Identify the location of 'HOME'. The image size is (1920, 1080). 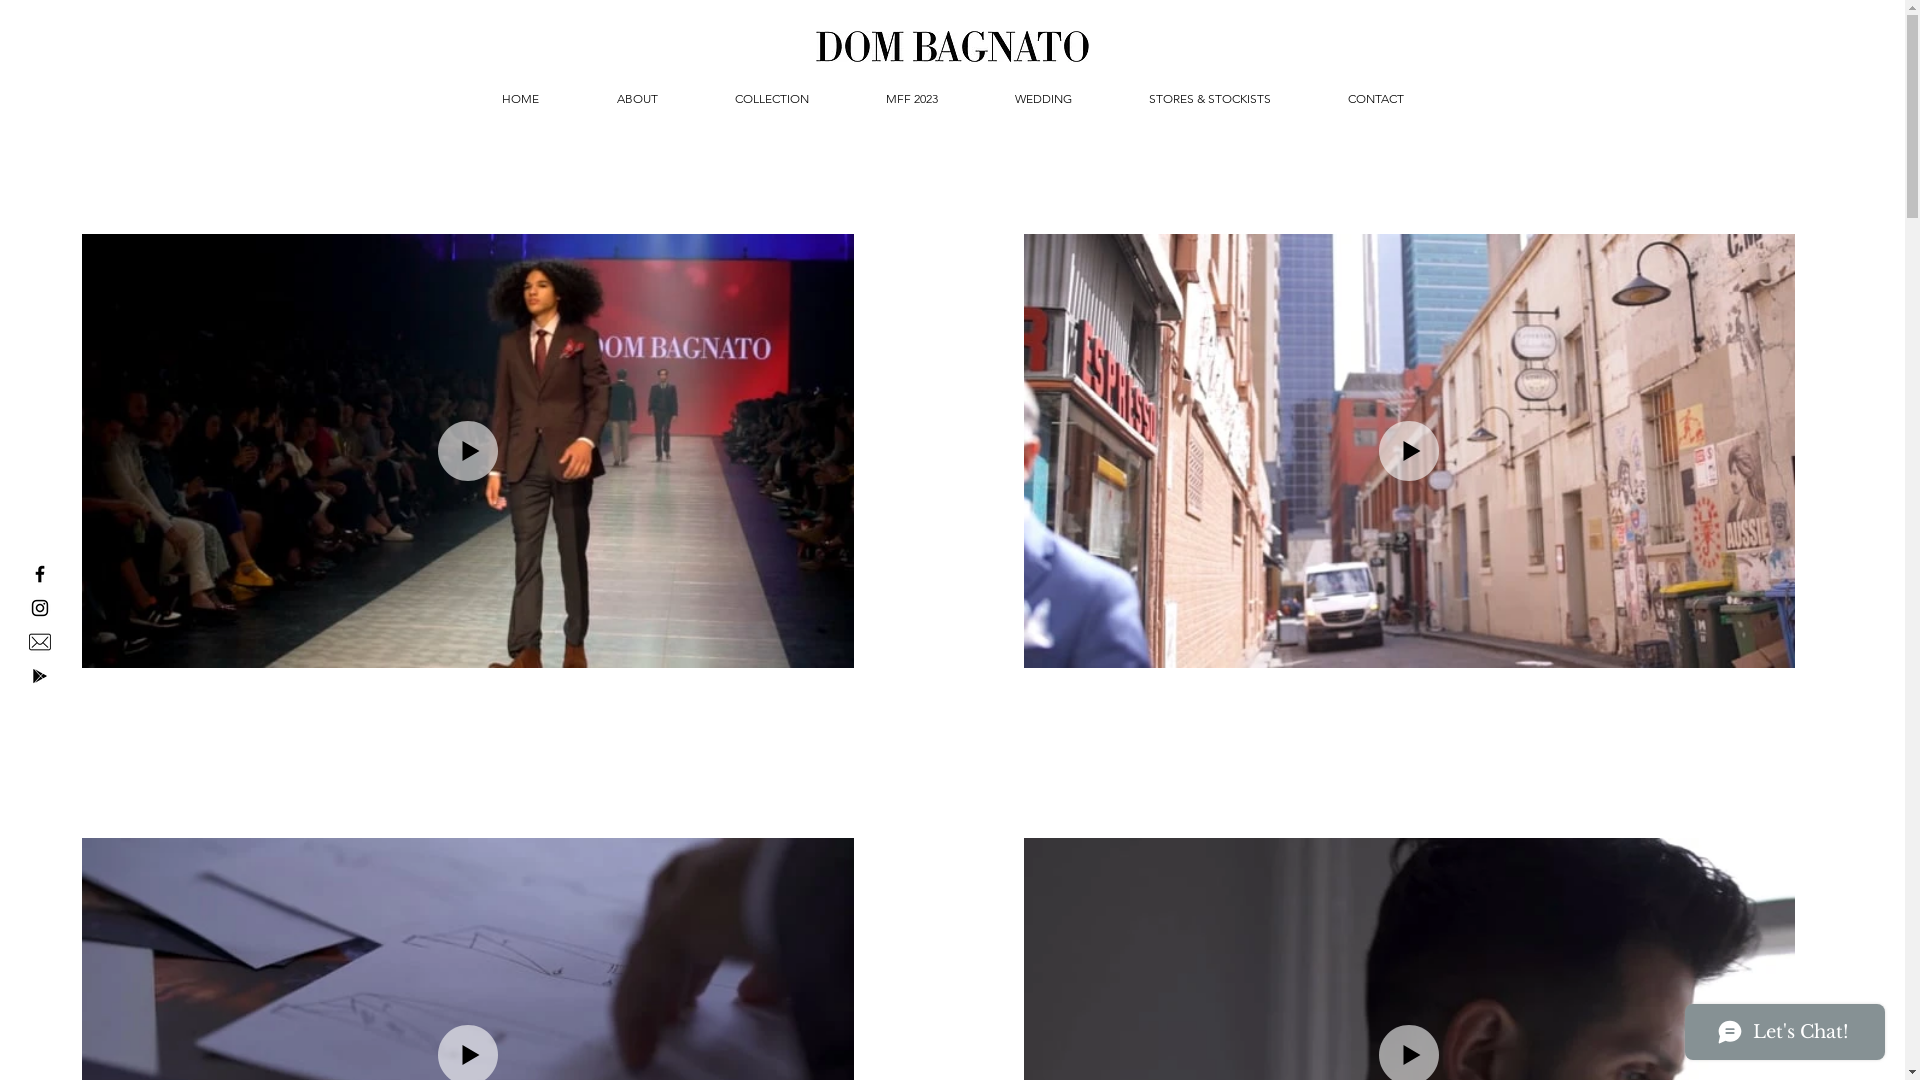
(519, 99).